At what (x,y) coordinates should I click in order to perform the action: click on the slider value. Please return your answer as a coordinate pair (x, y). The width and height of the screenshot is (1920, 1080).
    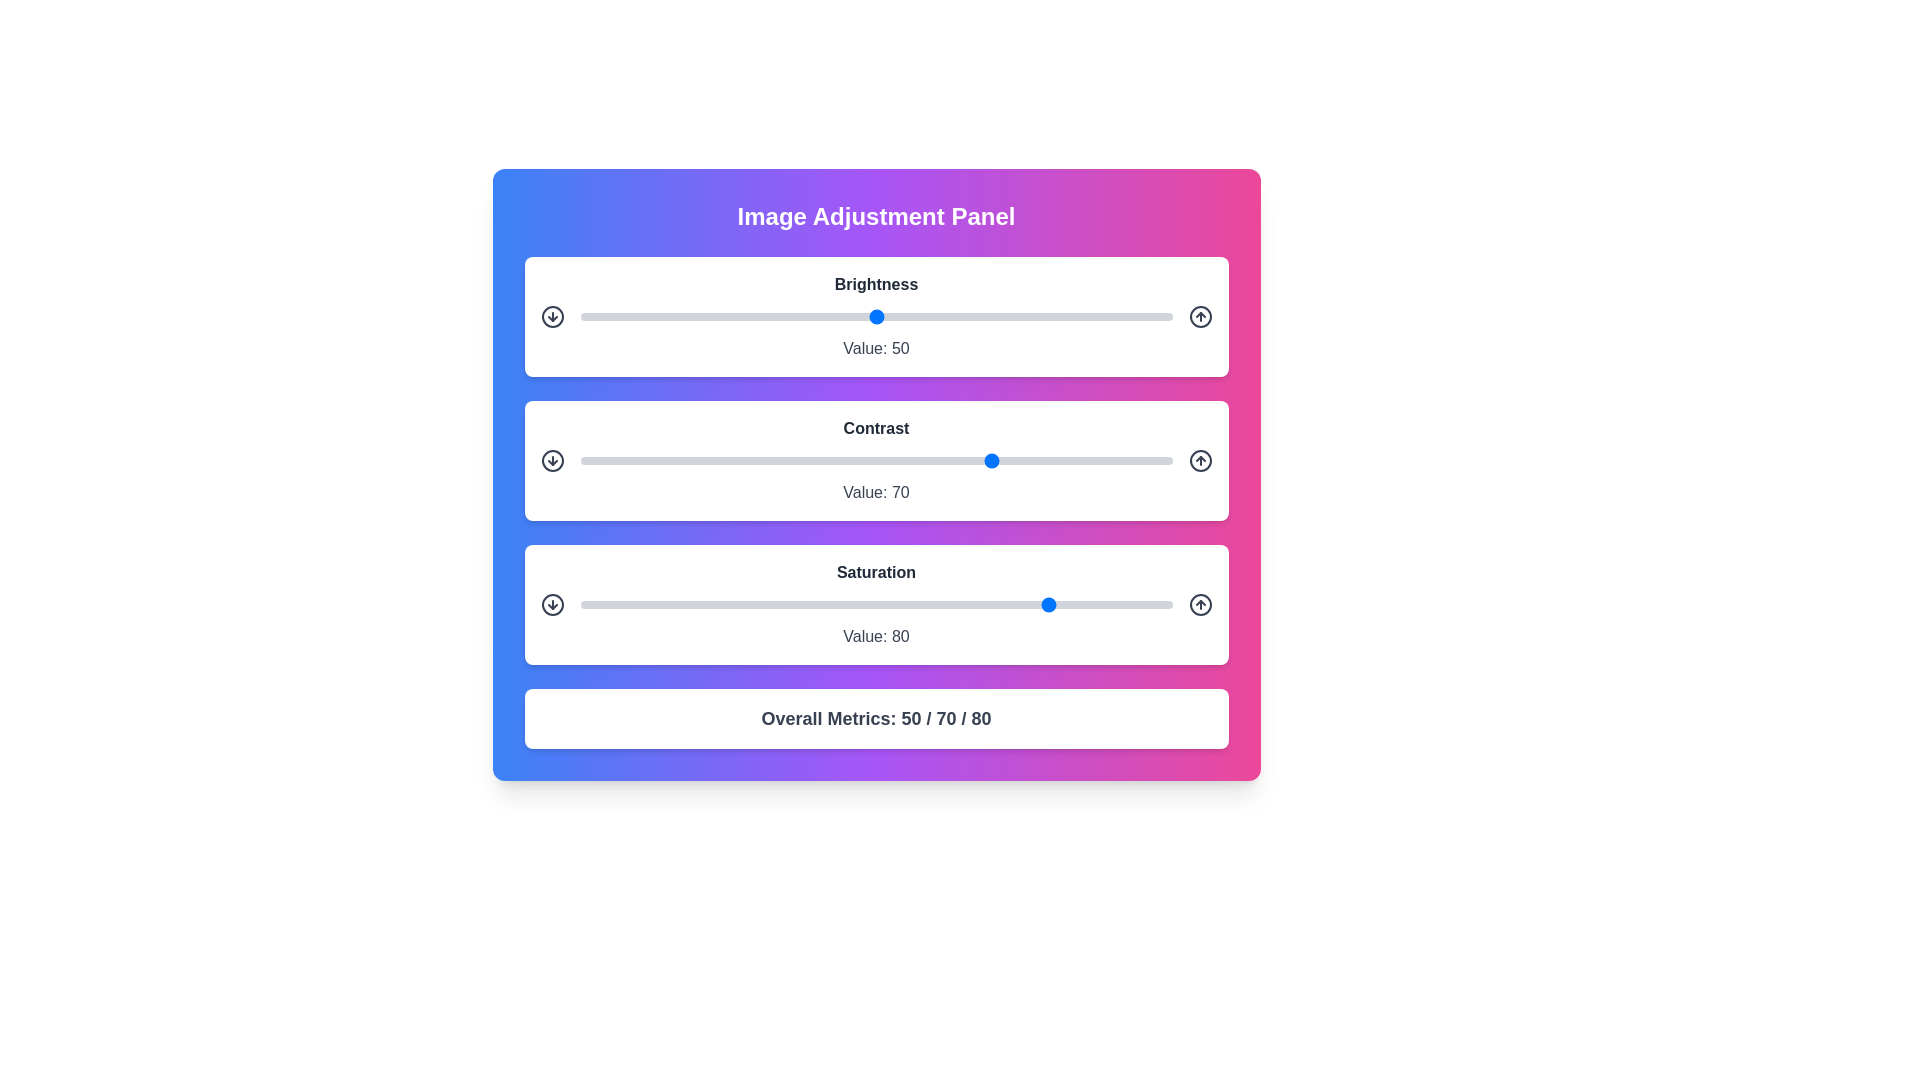
    Looking at the image, I should click on (698, 604).